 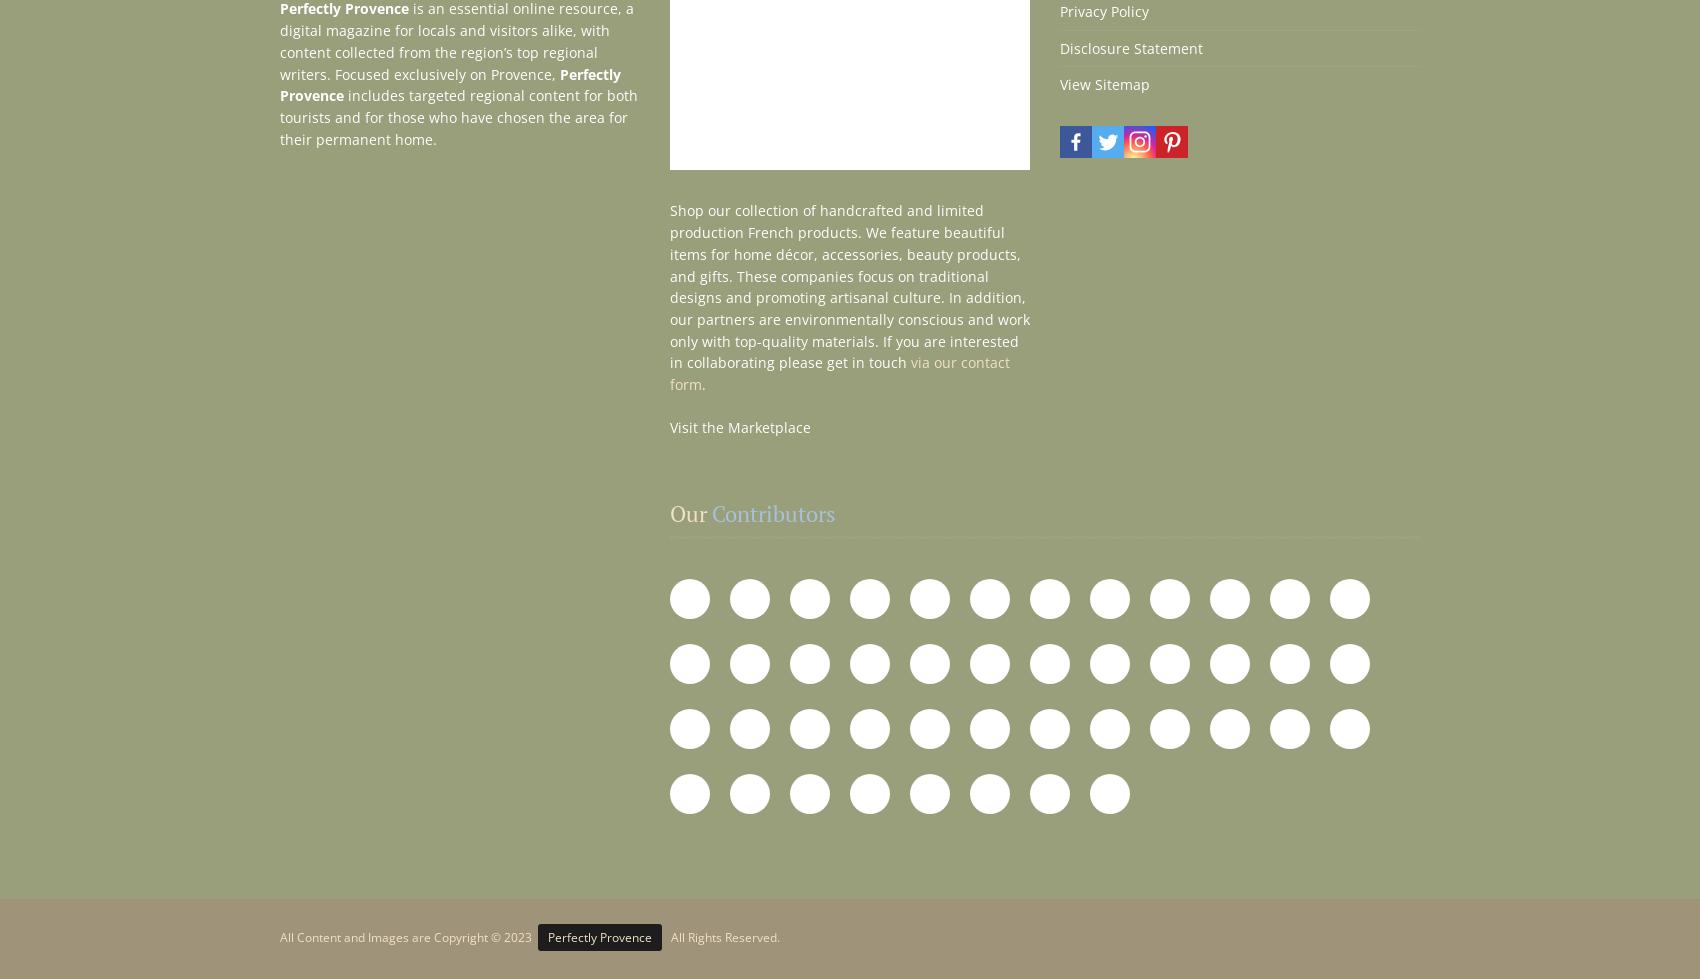 I want to click on 'All Content and Images are Copyright © 2023', so click(x=408, y=936).